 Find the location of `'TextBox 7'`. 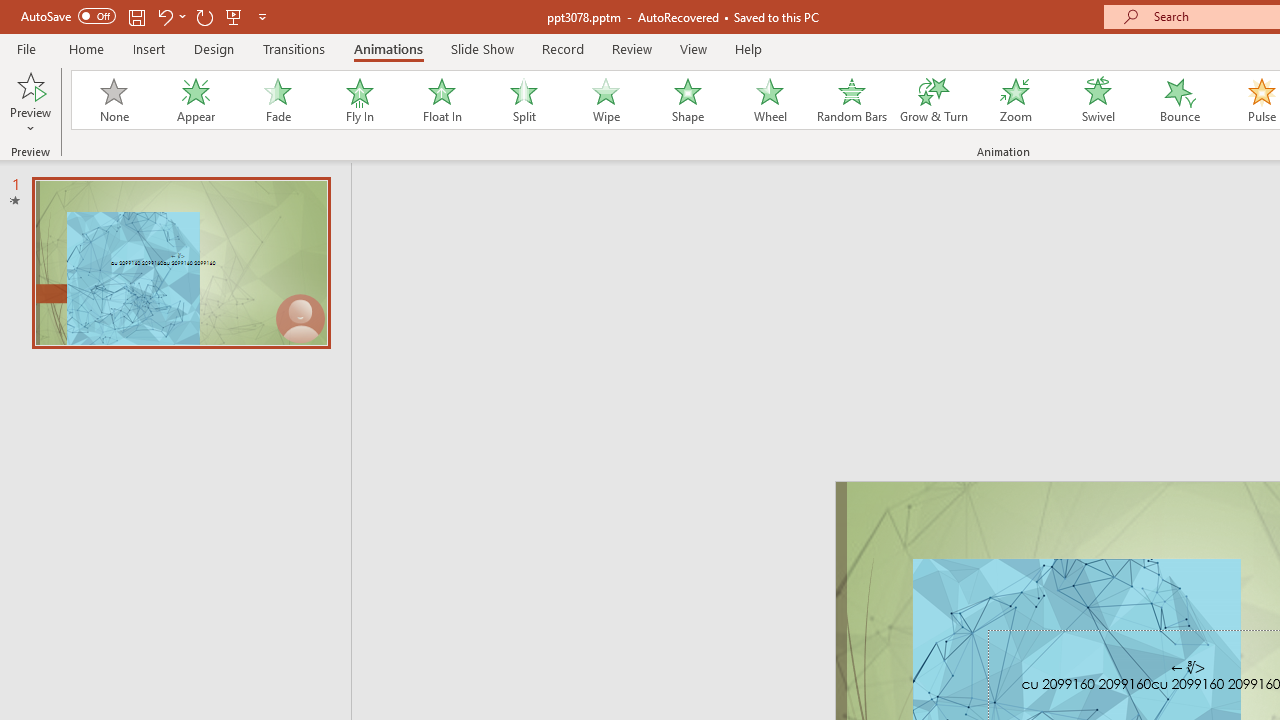

'TextBox 7' is located at coordinates (1188, 668).